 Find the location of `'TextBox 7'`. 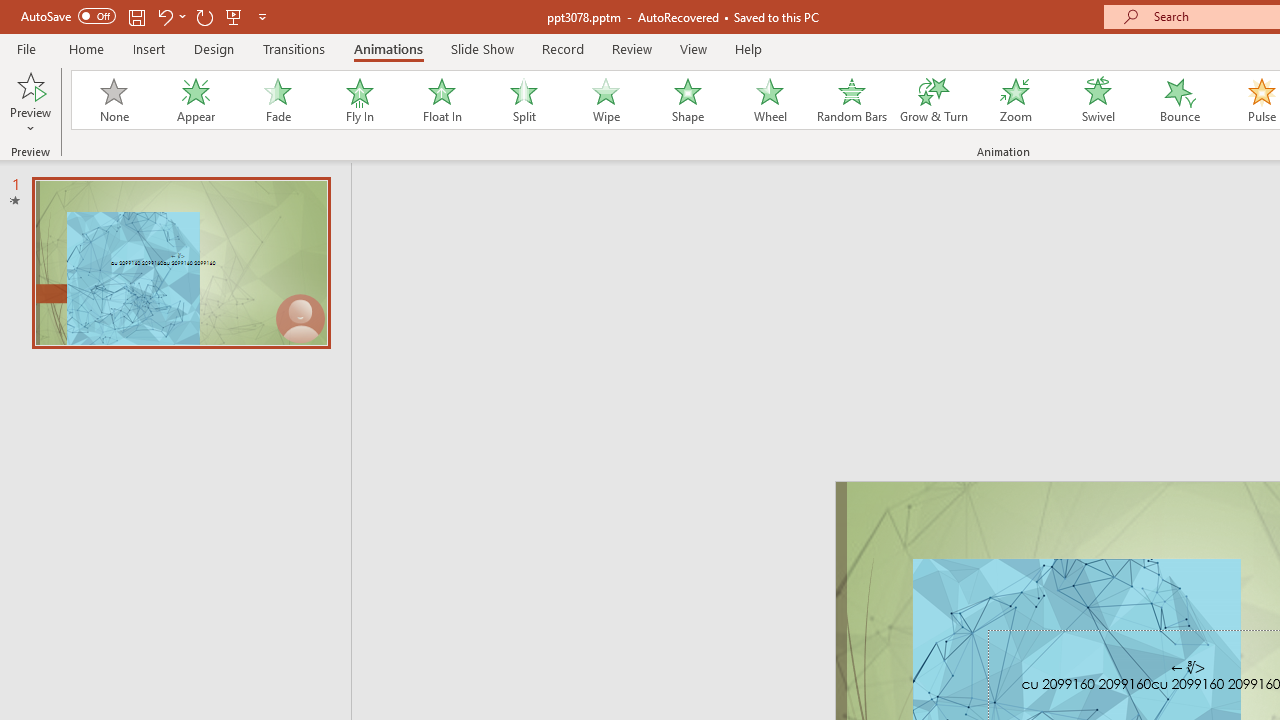

'TextBox 7' is located at coordinates (1188, 668).